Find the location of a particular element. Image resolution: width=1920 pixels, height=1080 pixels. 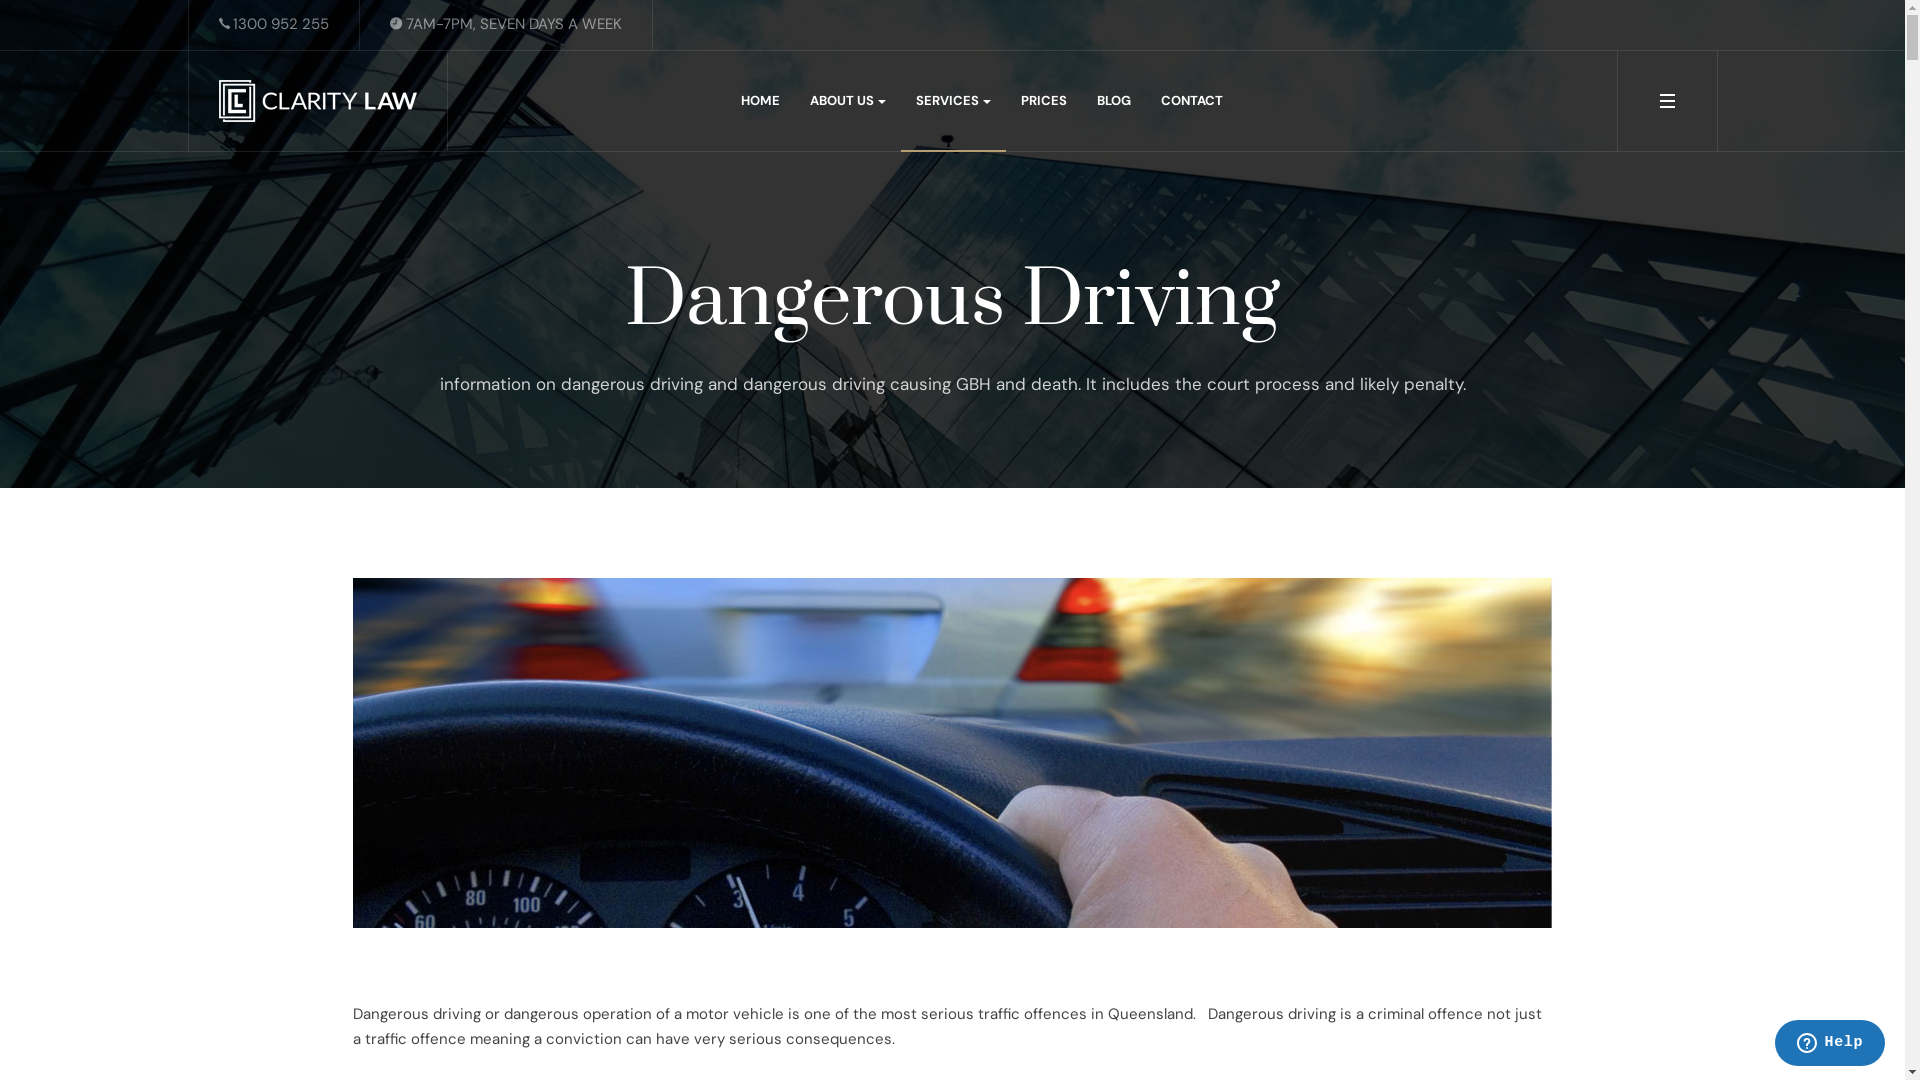

'Opens a widget where you can chat to one of our agents' is located at coordinates (1829, 1044).